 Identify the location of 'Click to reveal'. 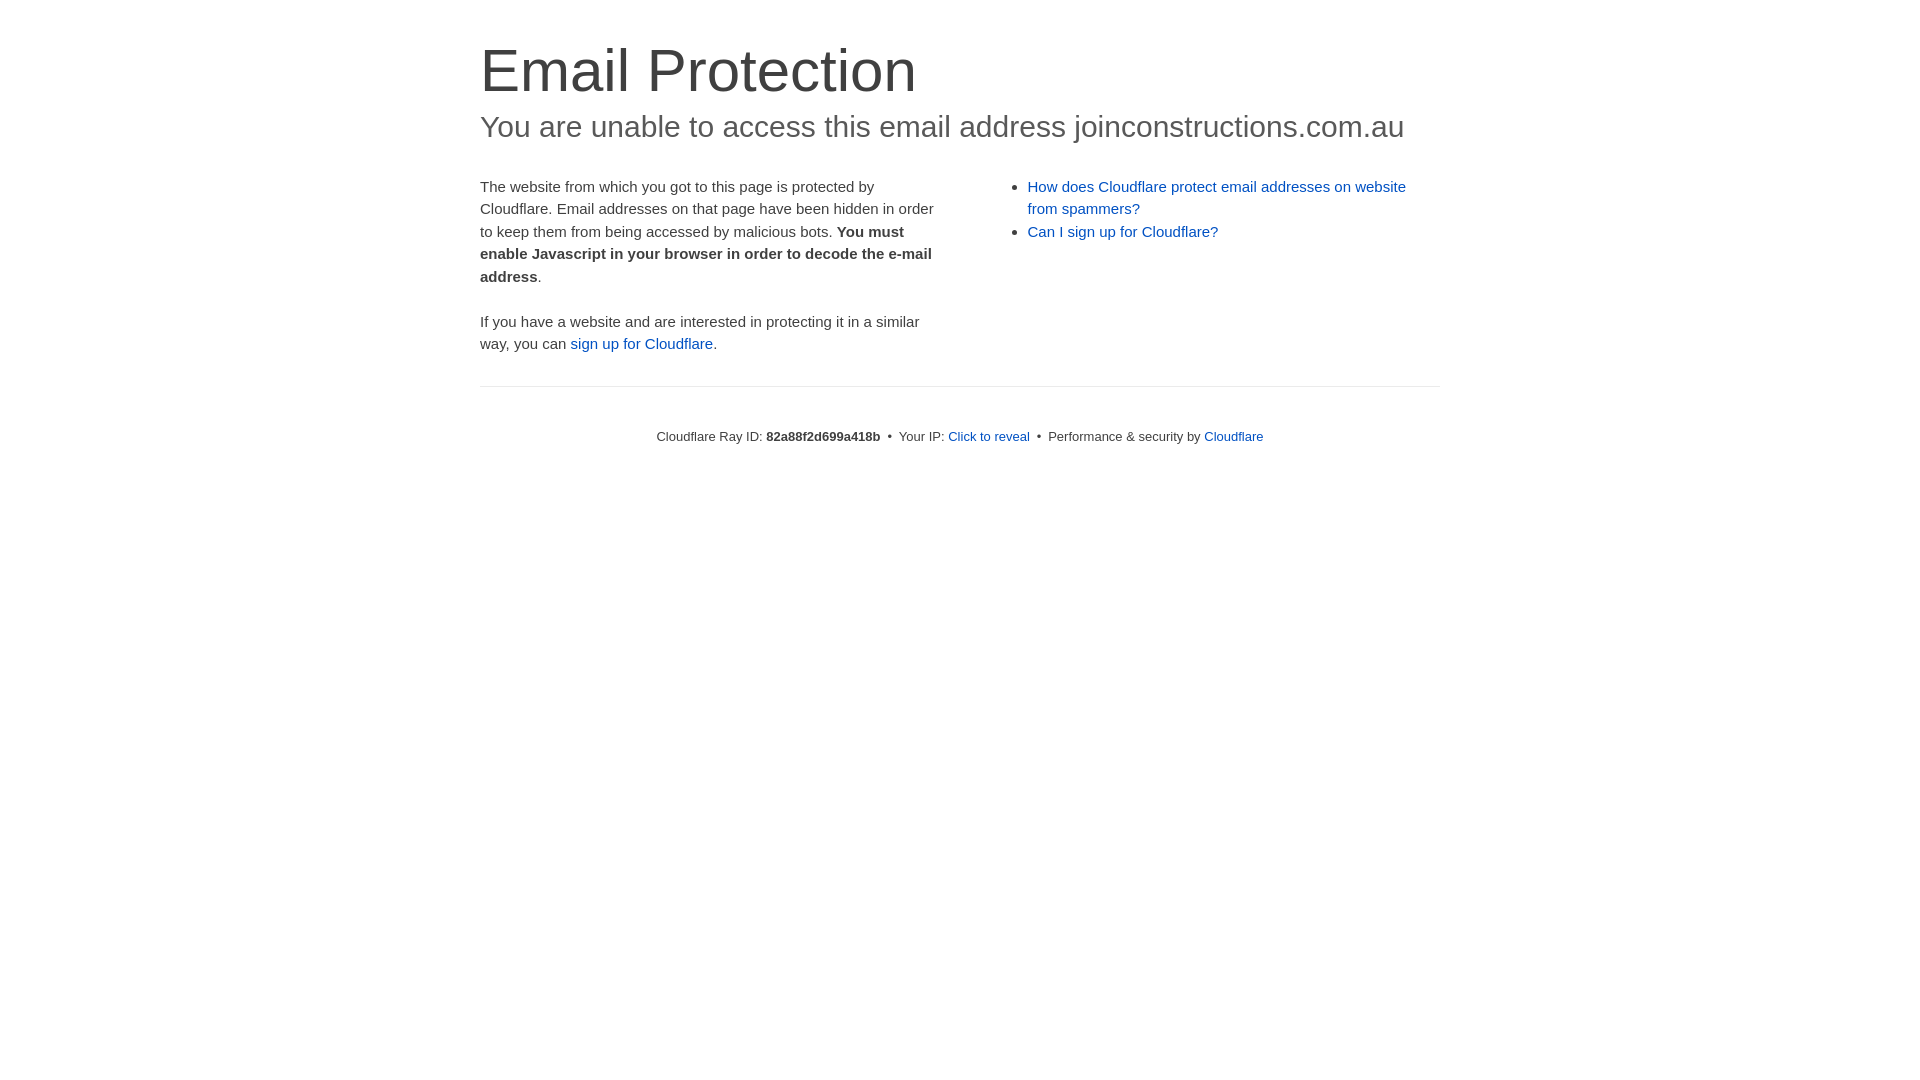
(947, 435).